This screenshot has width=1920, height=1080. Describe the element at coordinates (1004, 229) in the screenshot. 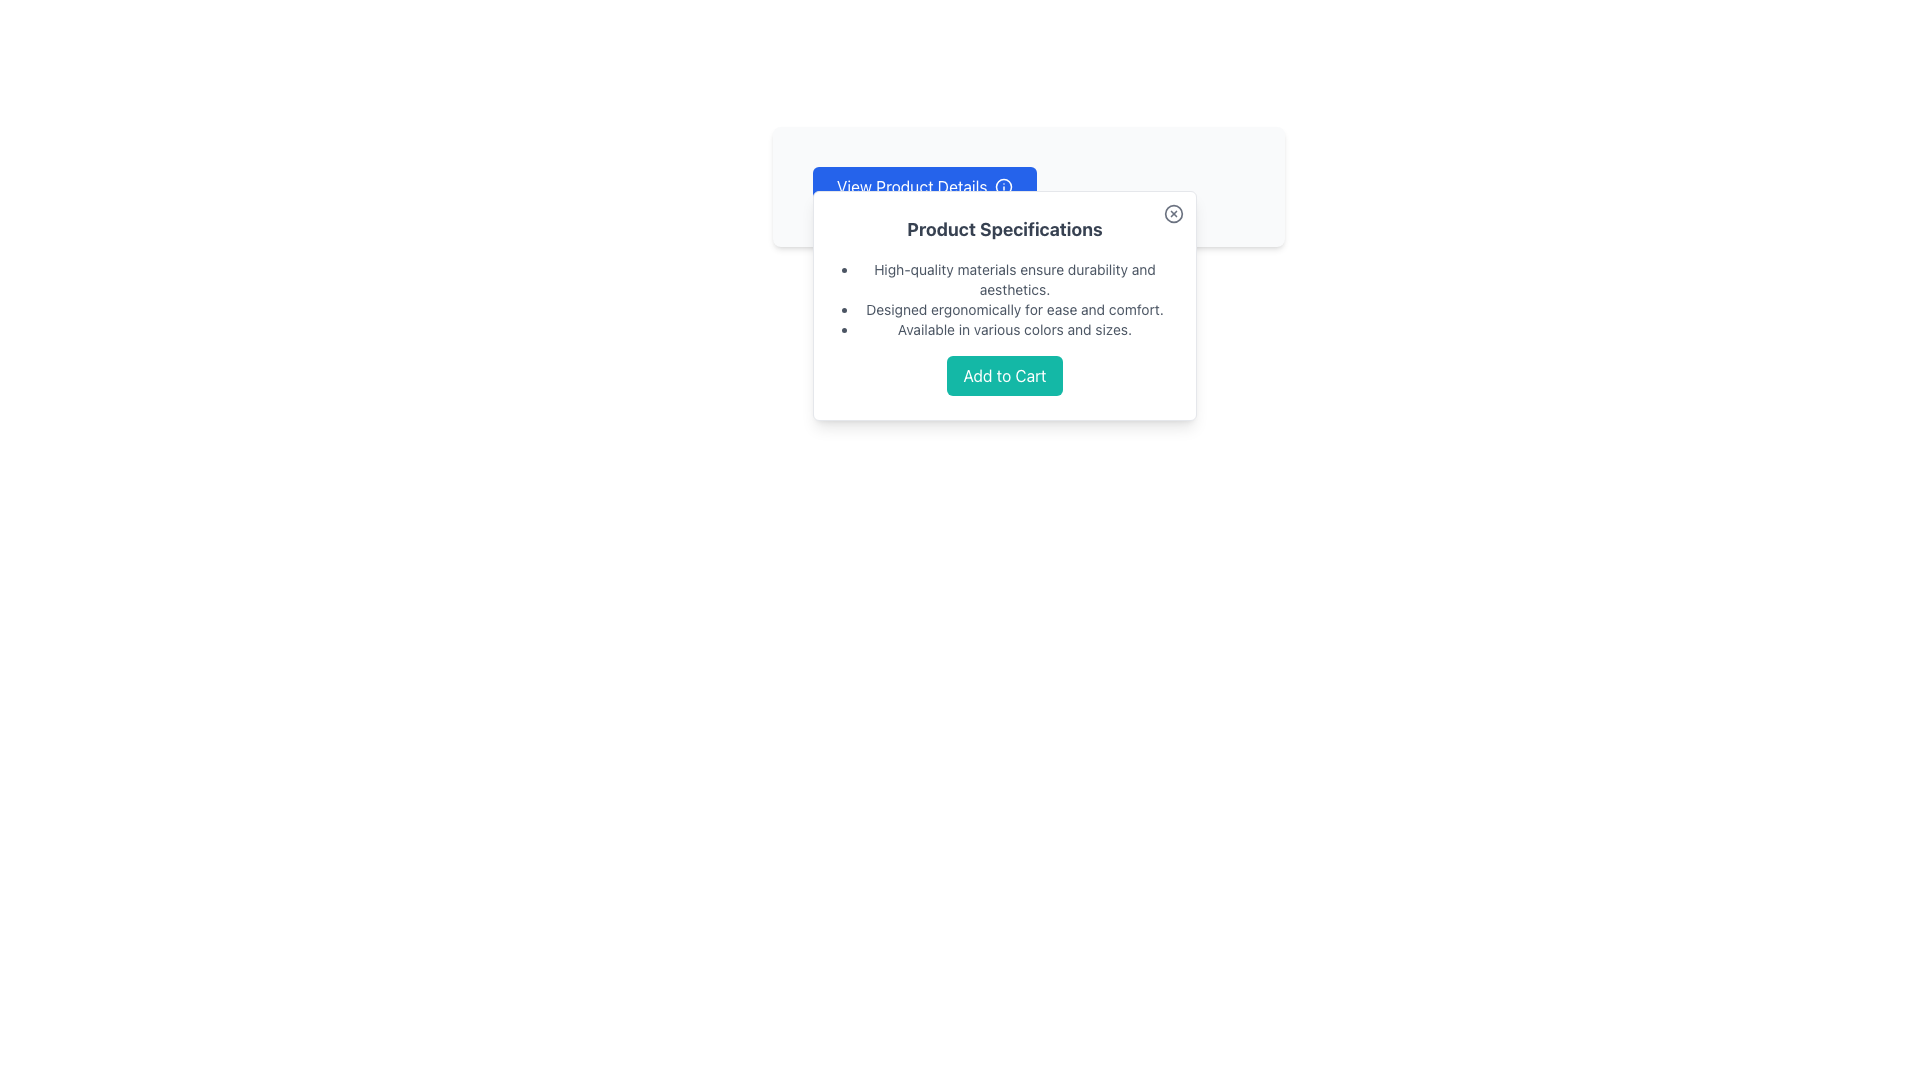

I see `the Text Label that serves as a section header, indicating the title of the content below it, which is located above a bulleted list of product features and an 'Add to Cart' button` at that location.